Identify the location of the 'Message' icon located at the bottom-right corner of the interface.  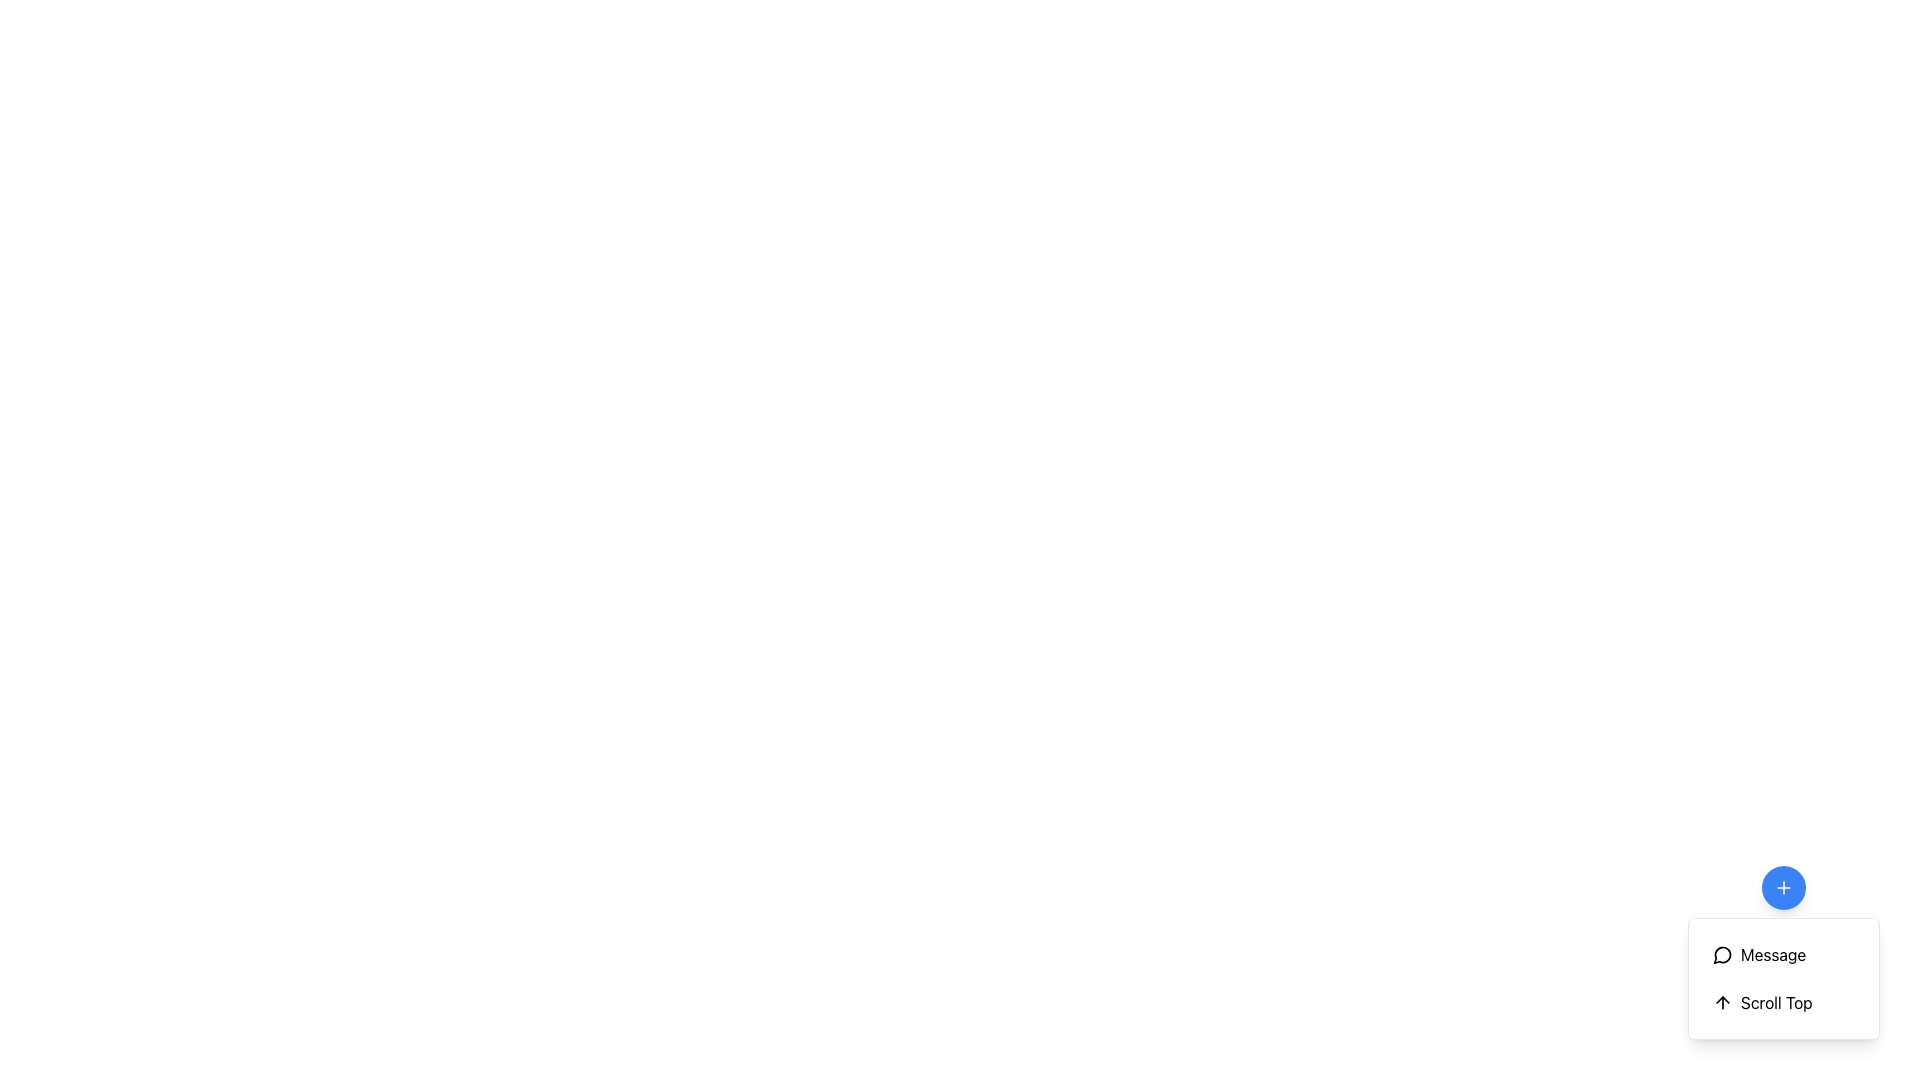
(1722, 954).